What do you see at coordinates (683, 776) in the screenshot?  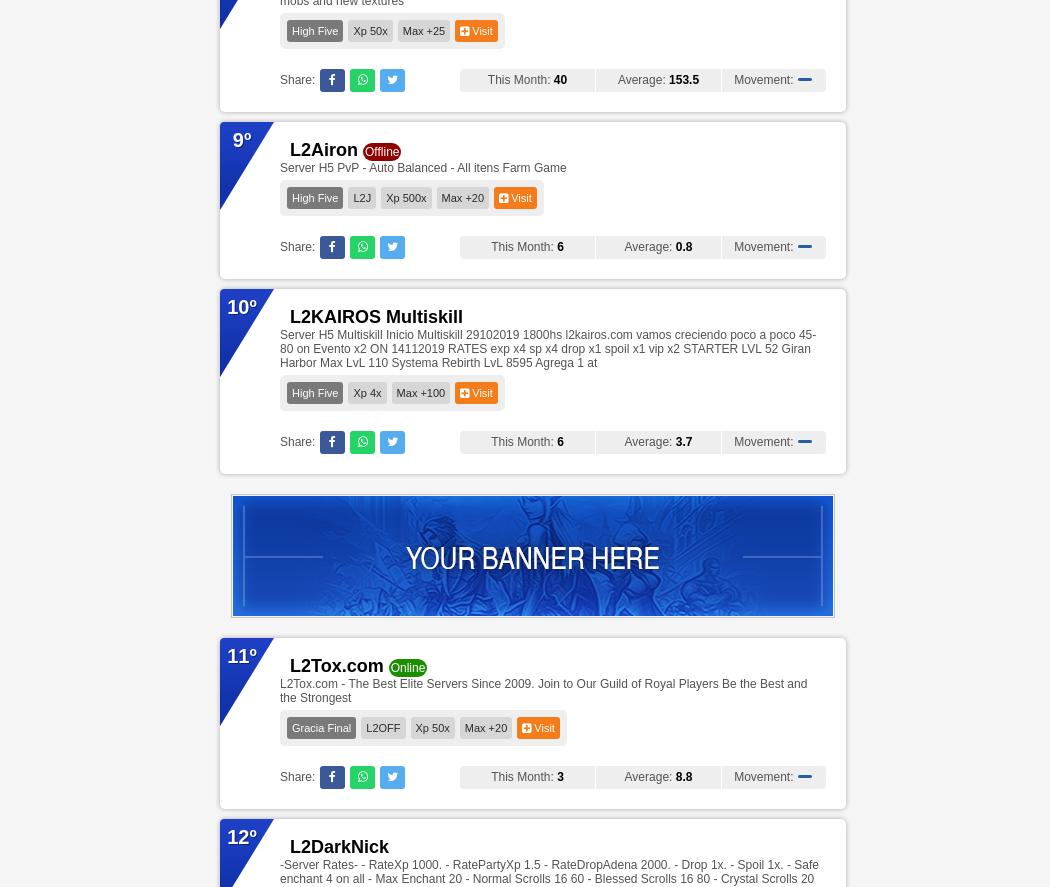 I see `'8.8'` at bounding box center [683, 776].